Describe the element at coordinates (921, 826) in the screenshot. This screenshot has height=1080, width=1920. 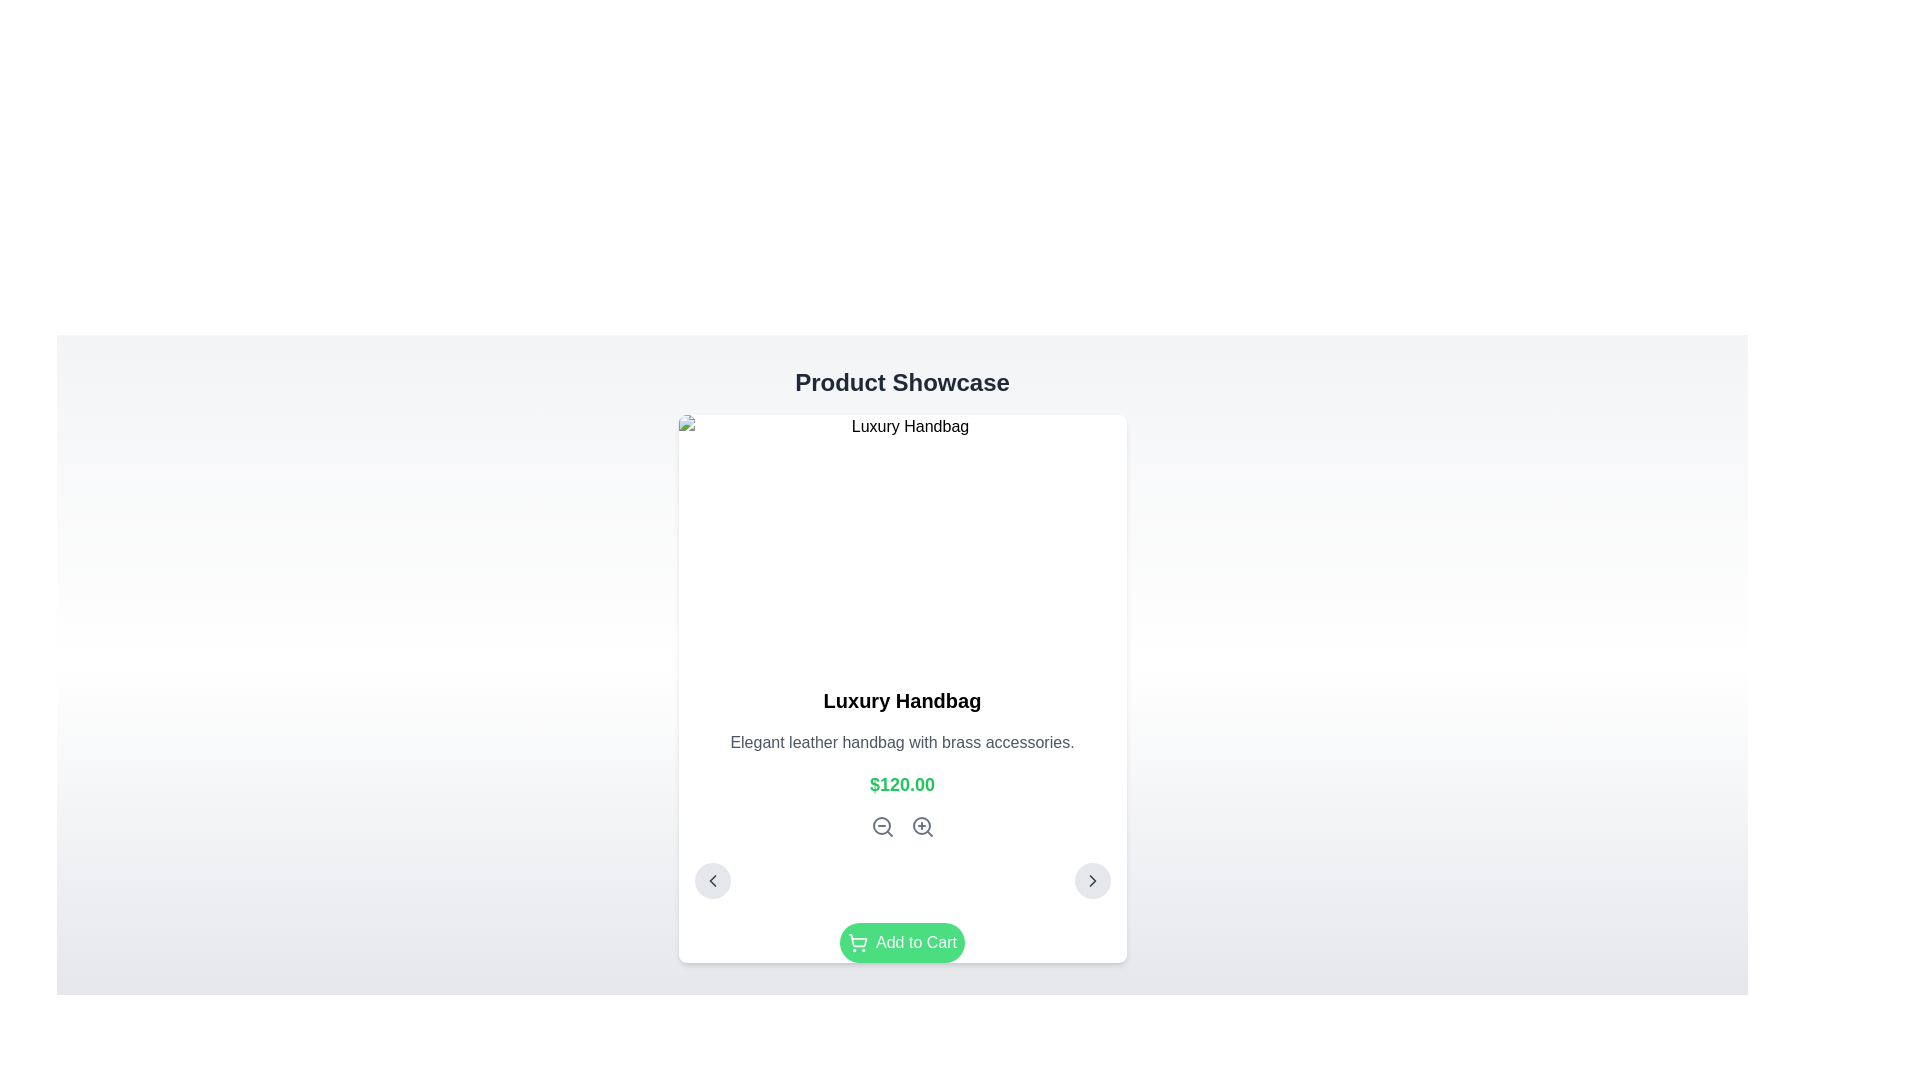
I see `the zoom-in button located to the right of the zoom-out icon, below the product description and above the 'Add to Cart' button for further keyboard interaction` at that location.